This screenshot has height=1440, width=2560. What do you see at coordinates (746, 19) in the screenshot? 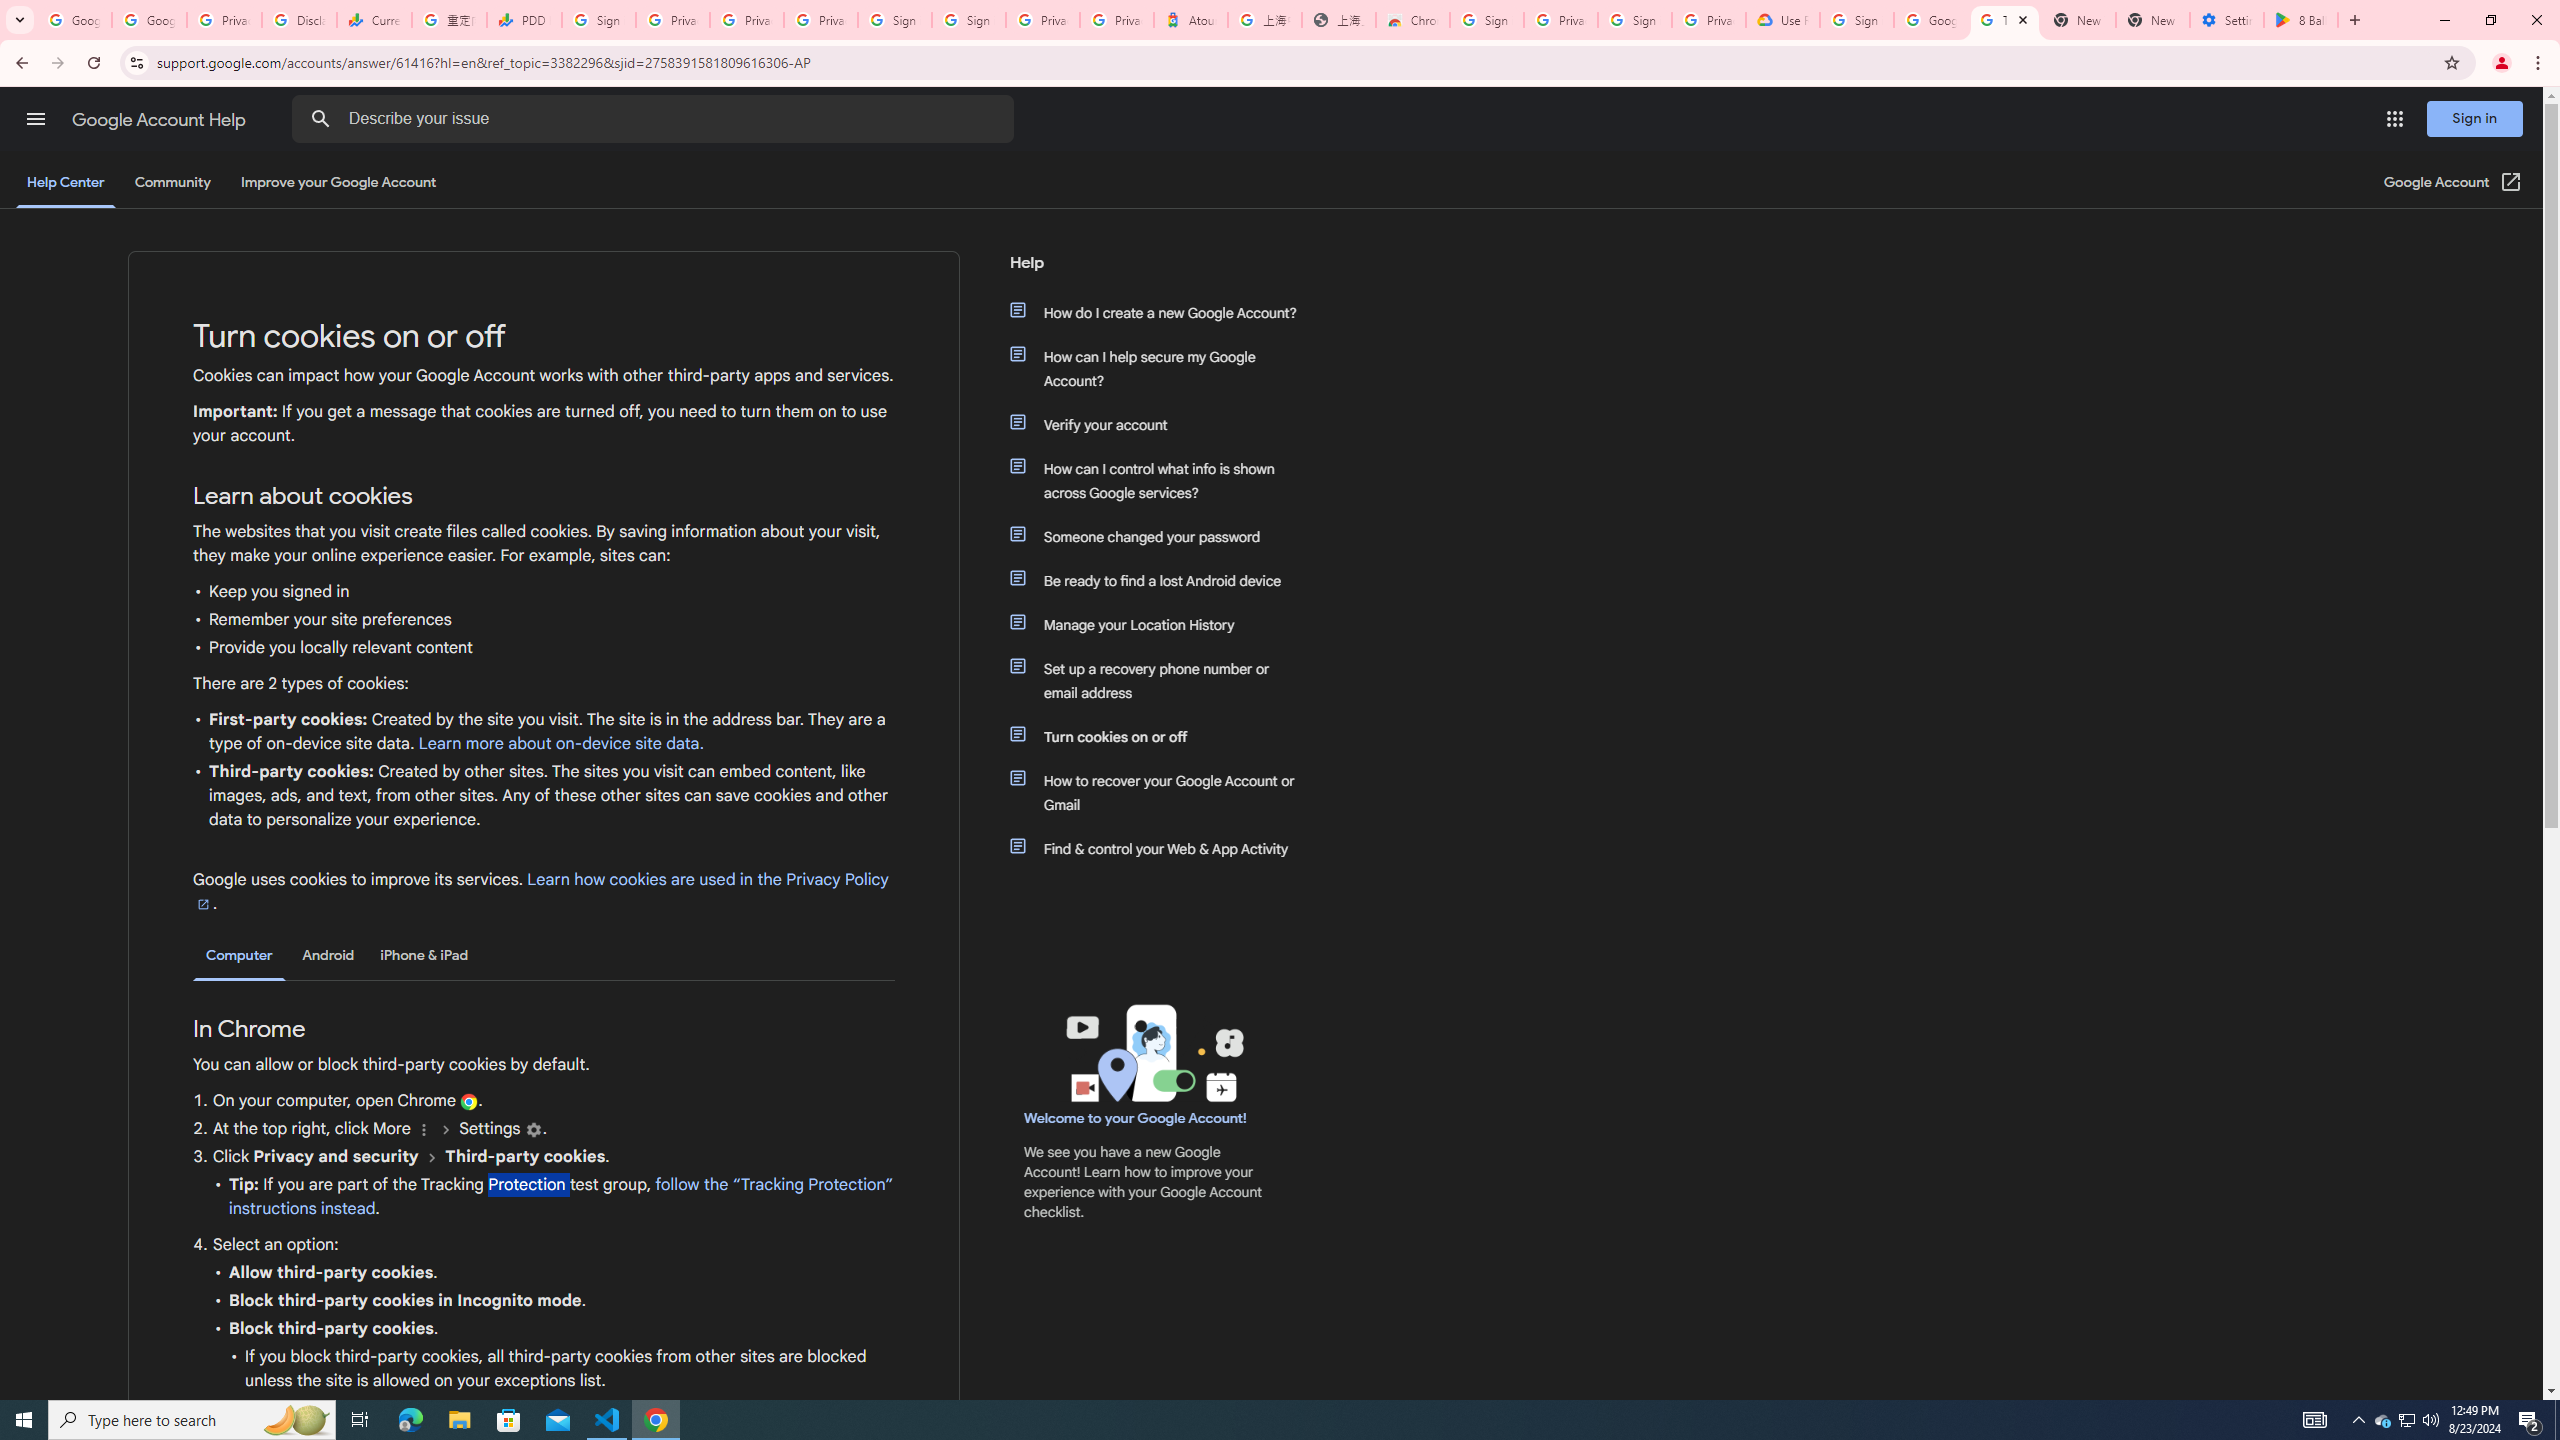
I see `'Privacy Checkup'` at bounding box center [746, 19].